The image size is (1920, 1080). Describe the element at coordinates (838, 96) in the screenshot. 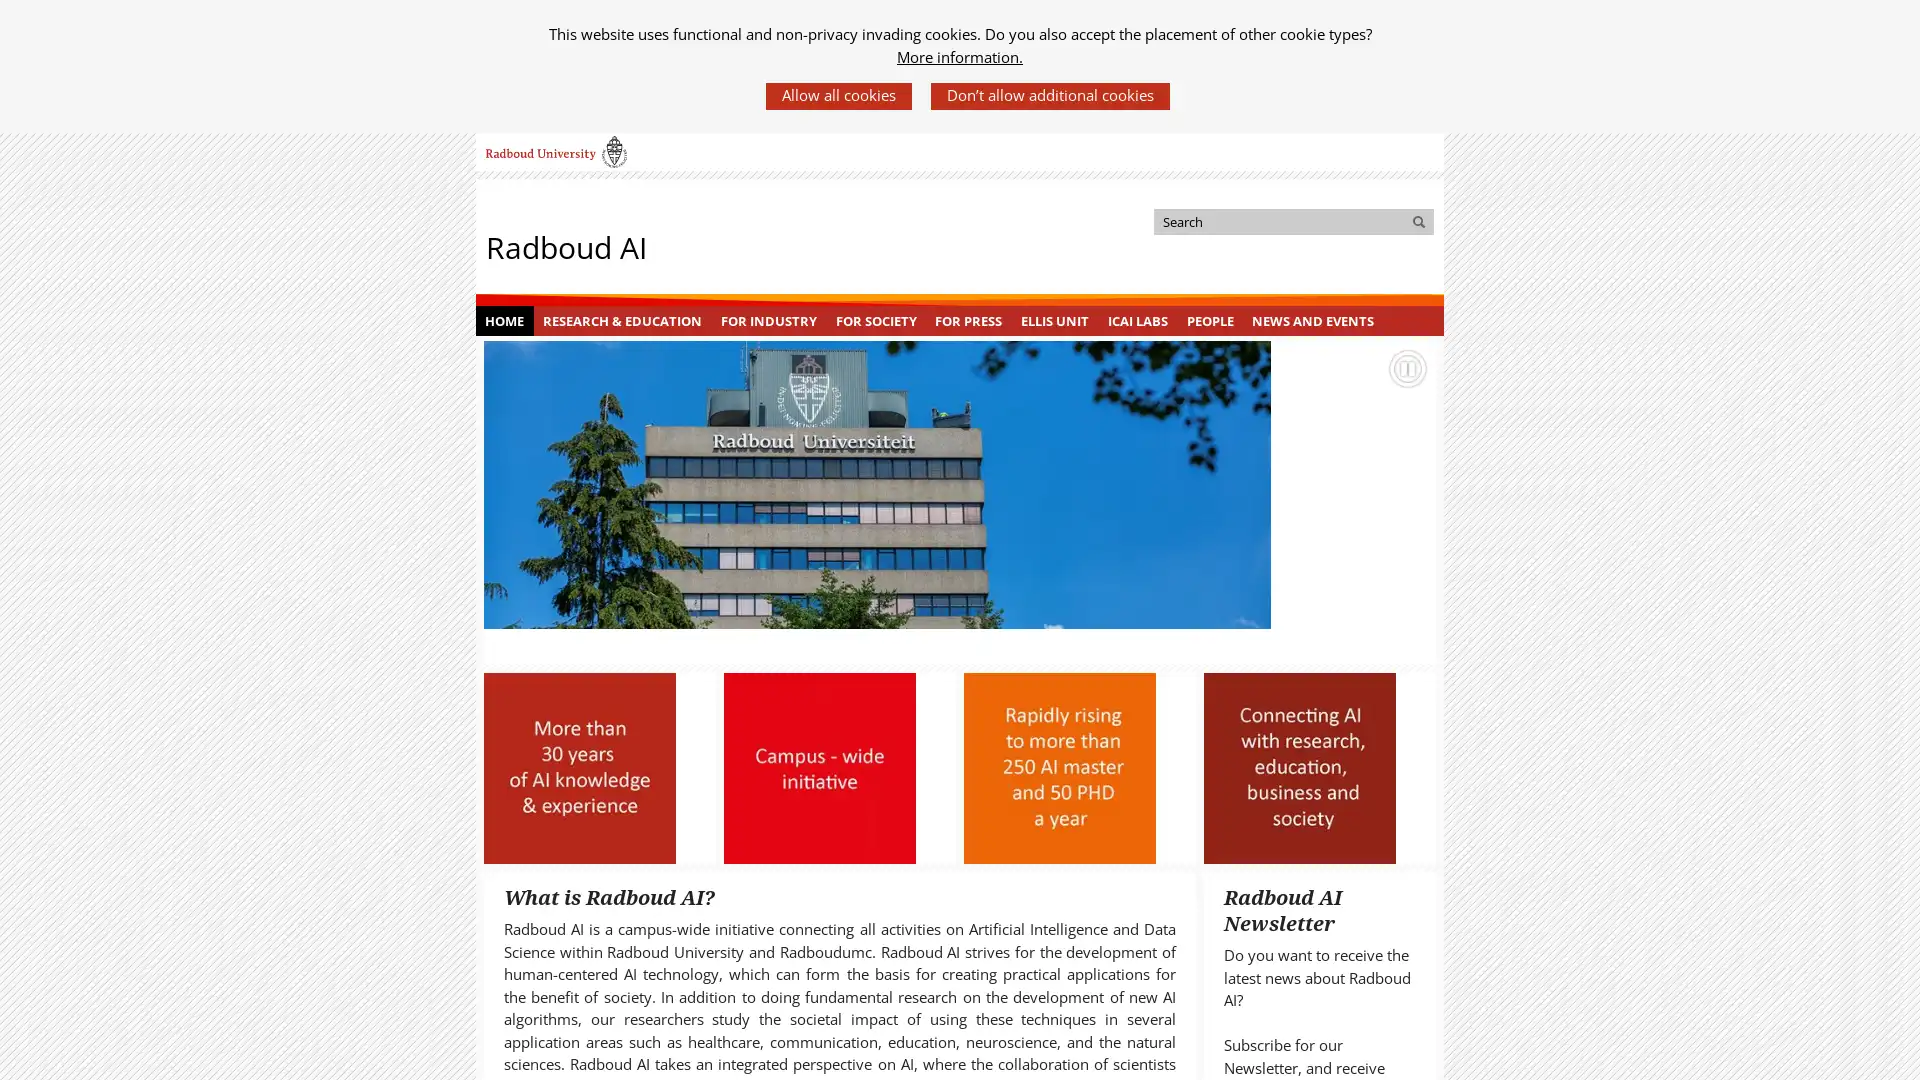

I see `Allow all cookies` at that location.